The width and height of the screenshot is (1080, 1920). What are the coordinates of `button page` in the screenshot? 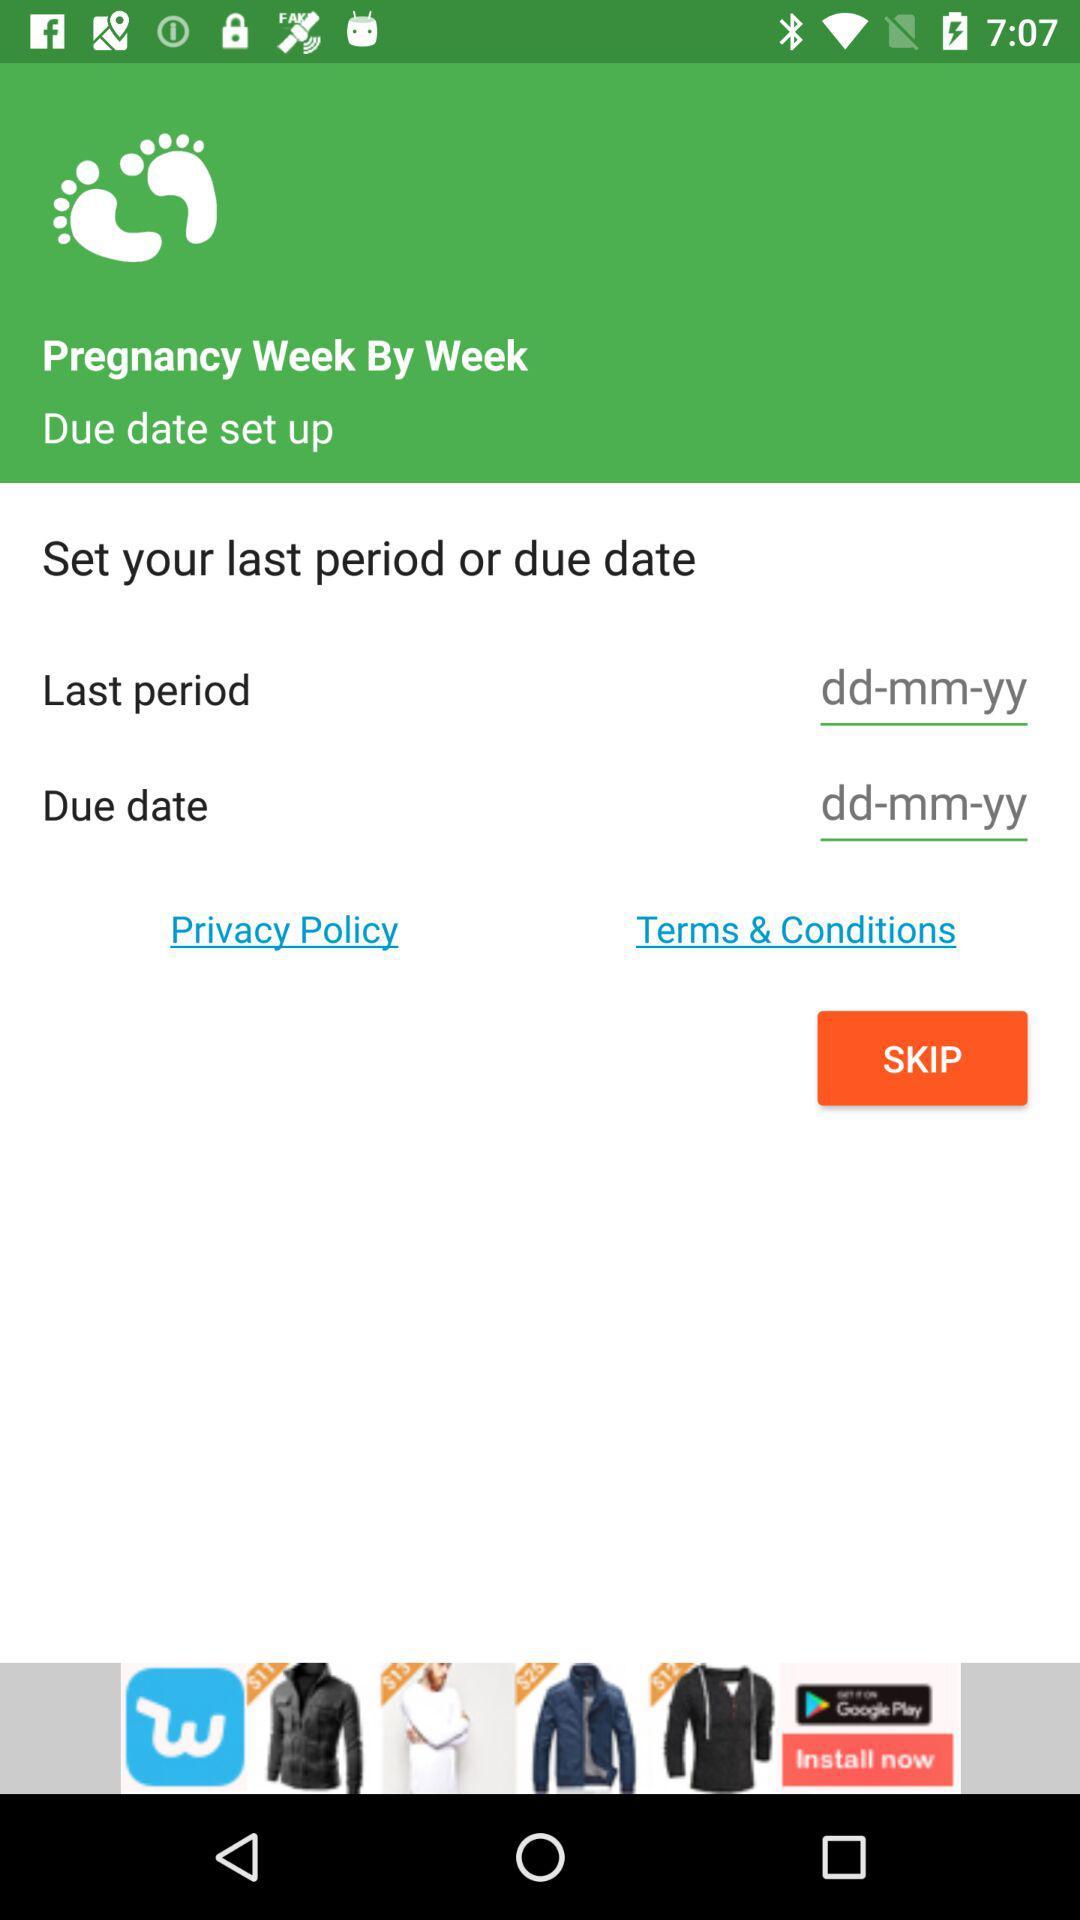 It's located at (924, 804).